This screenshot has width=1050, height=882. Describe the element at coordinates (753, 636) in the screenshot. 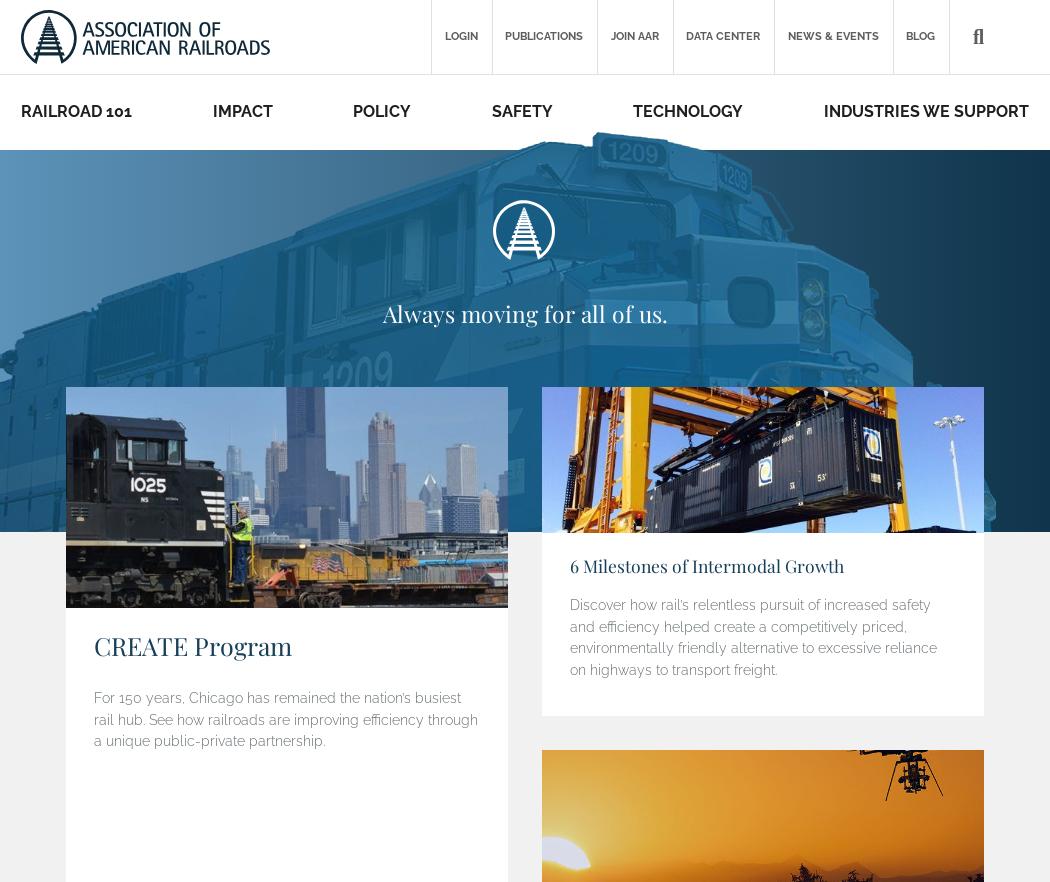

I see `'Discover how rail’s relentless pursuit of increased safety and efficiency helped create a competitively priced, environmentally friendly alternative to excessive reliance on highways to transport freight.'` at that location.